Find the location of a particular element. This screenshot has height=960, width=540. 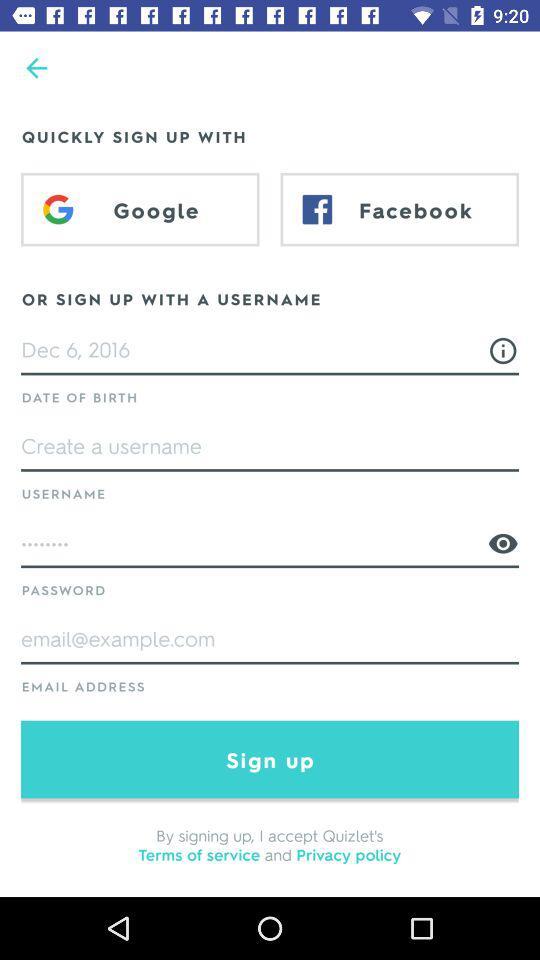

the google is located at coordinates (139, 209).